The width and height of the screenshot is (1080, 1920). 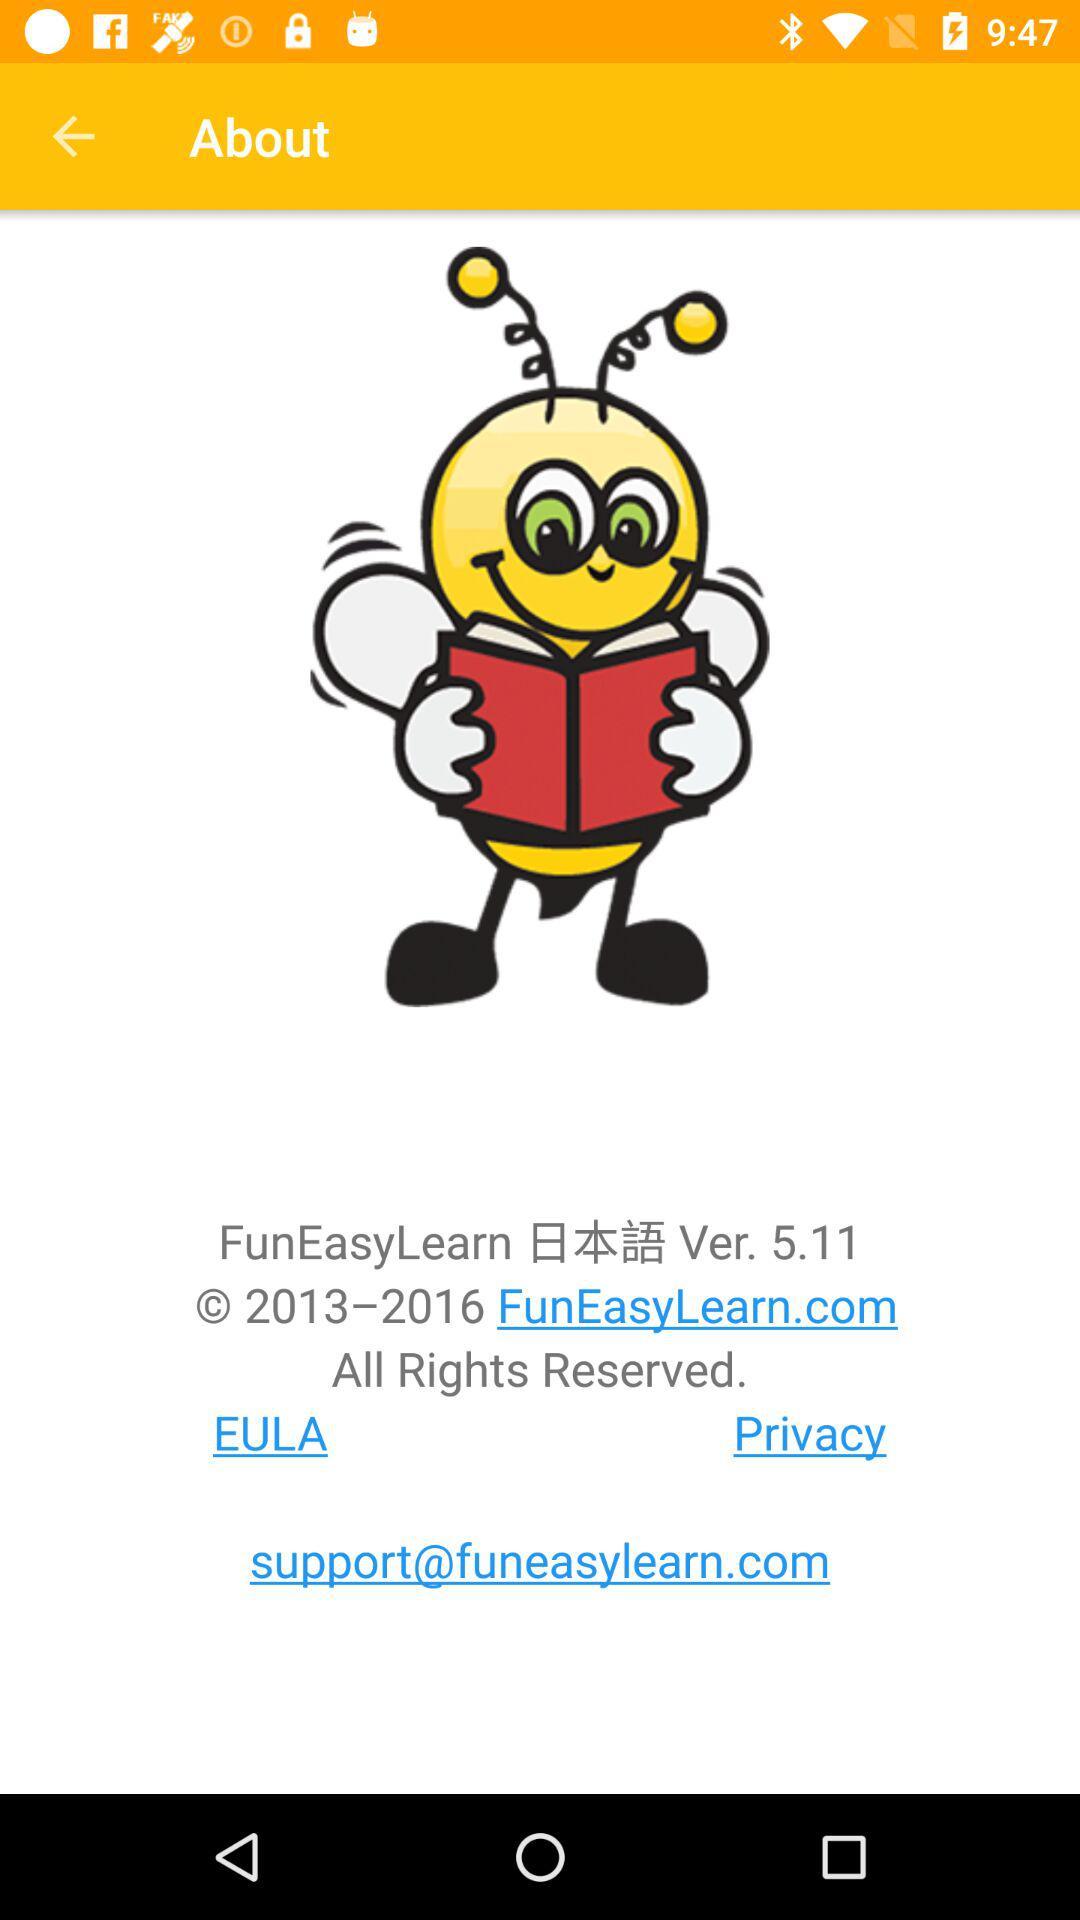 I want to click on icon next to privacy item, so click(x=270, y=1431).